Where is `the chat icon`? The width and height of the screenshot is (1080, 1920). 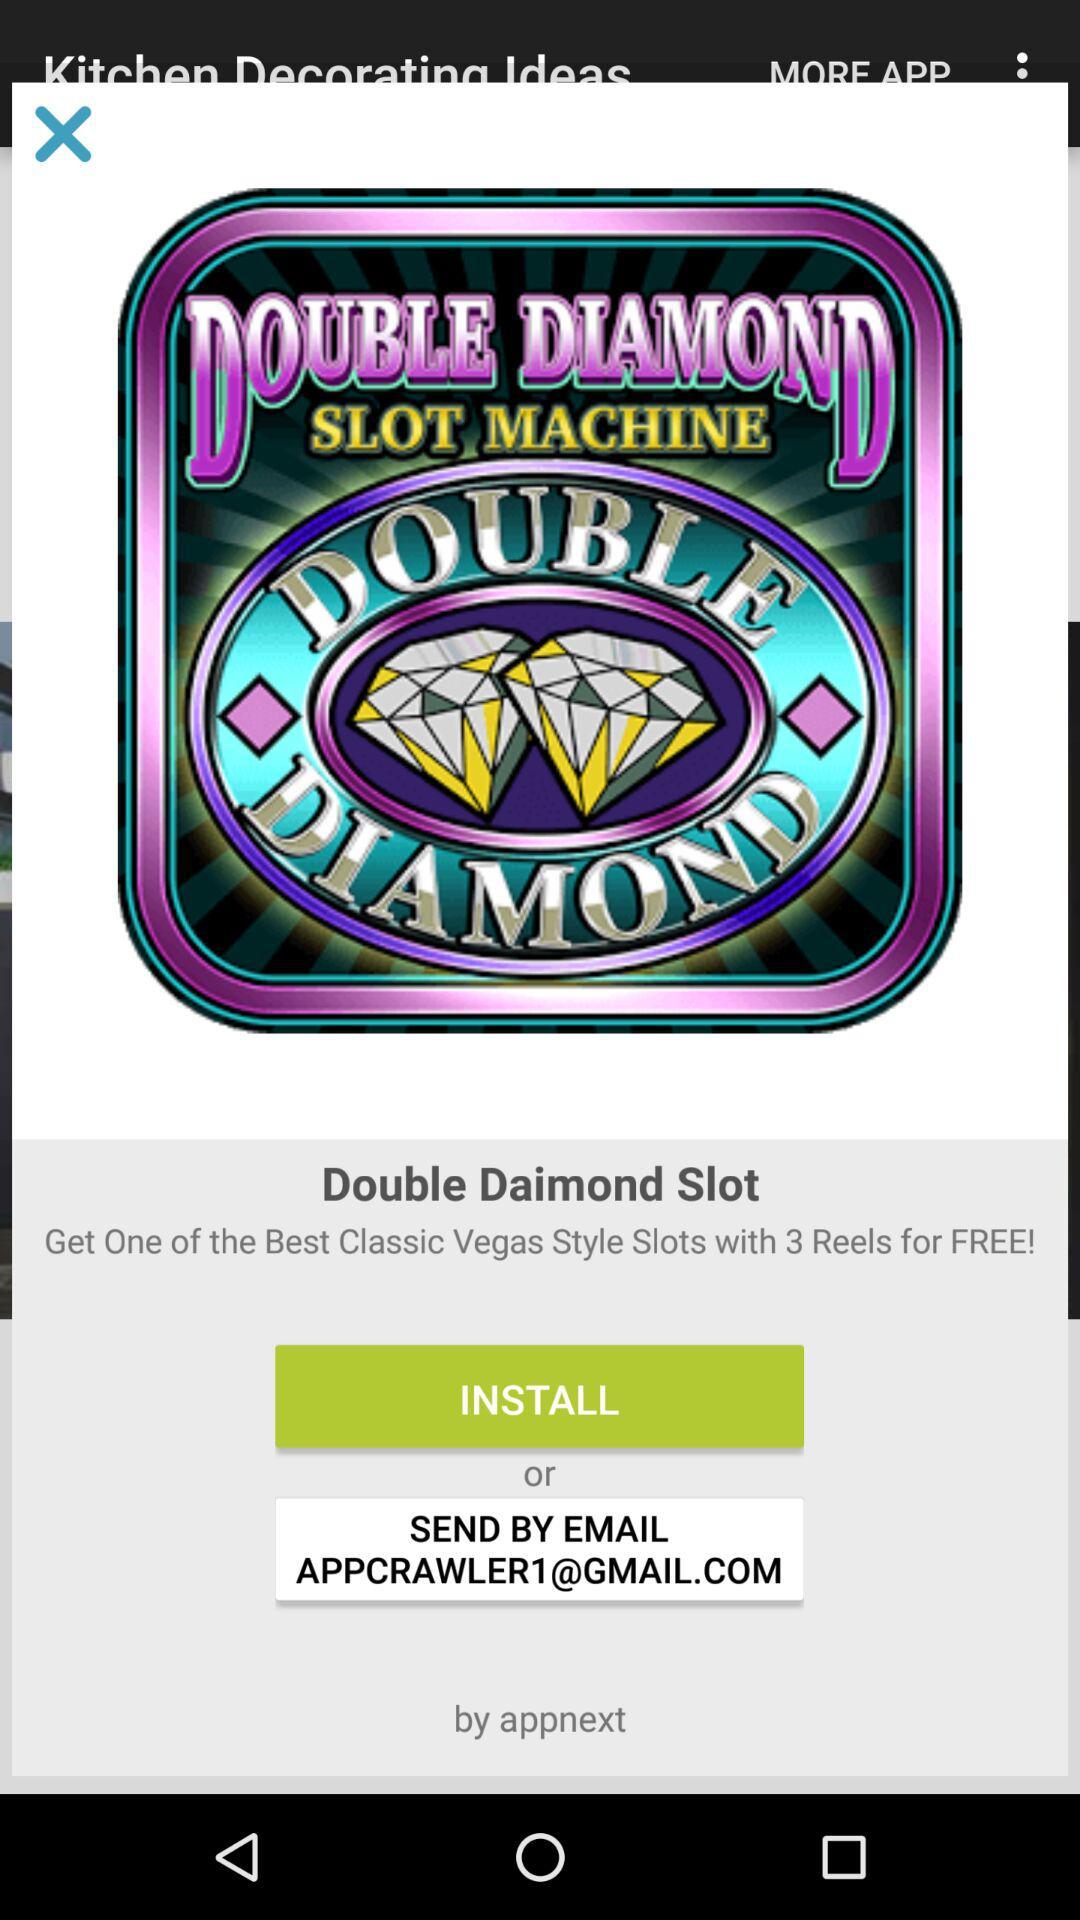 the chat icon is located at coordinates (350, 1593).